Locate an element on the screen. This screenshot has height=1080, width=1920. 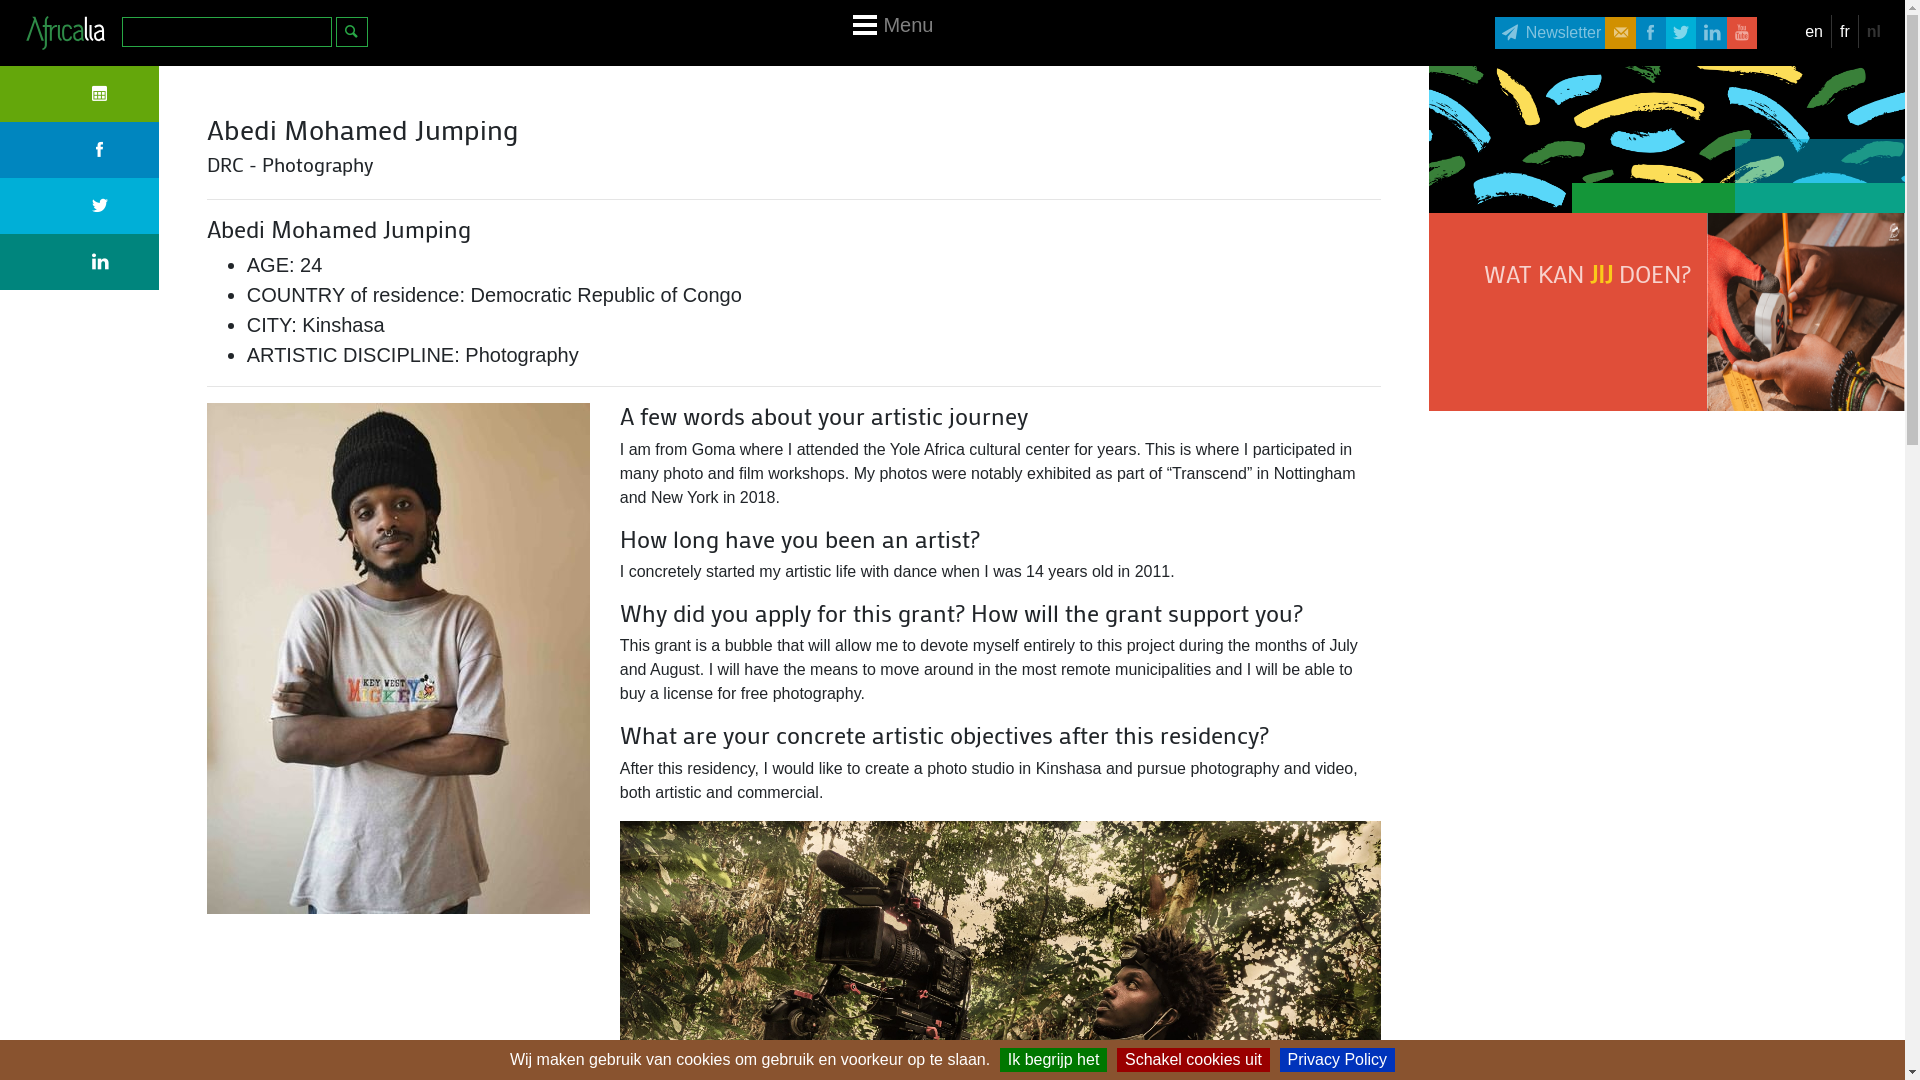
'Privacy Policy' is located at coordinates (1338, 1059).